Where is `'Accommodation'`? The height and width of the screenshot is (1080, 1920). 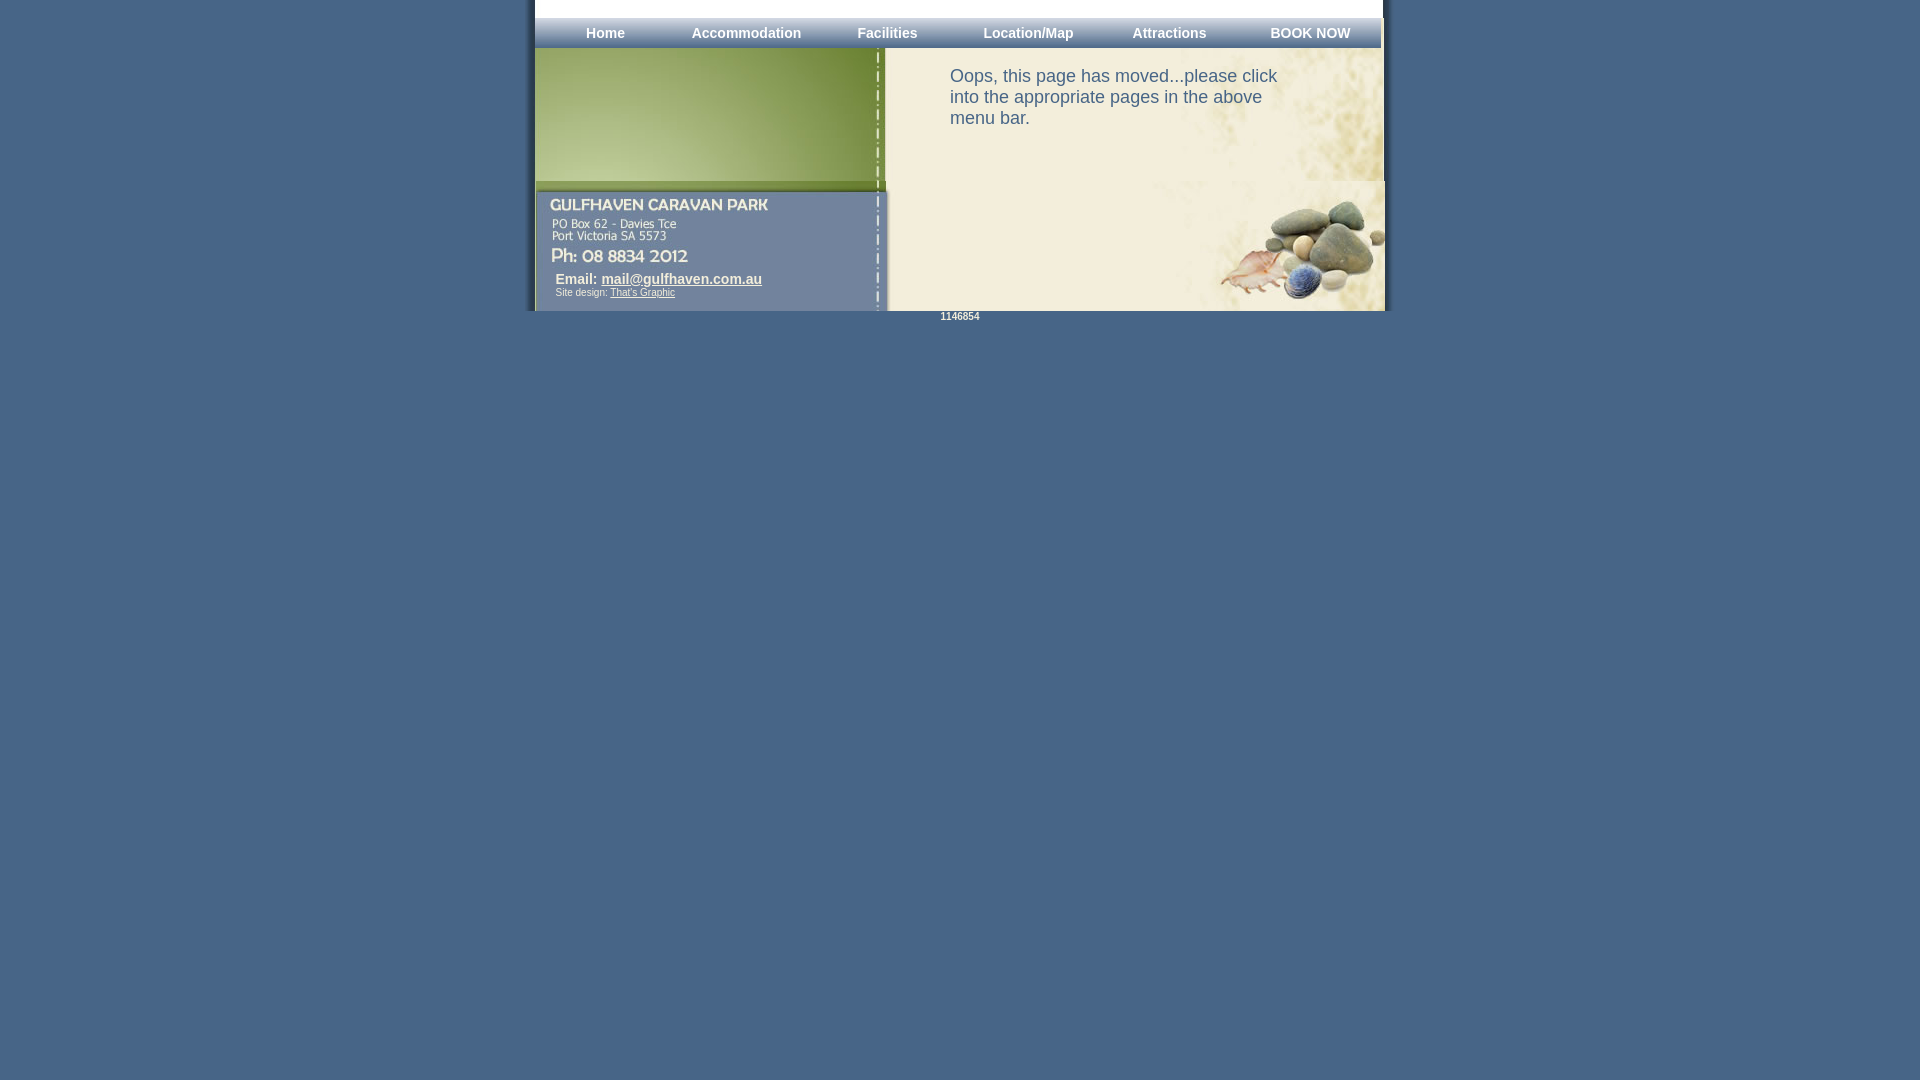
'Accommodation' is located at coordinates (745, 33).